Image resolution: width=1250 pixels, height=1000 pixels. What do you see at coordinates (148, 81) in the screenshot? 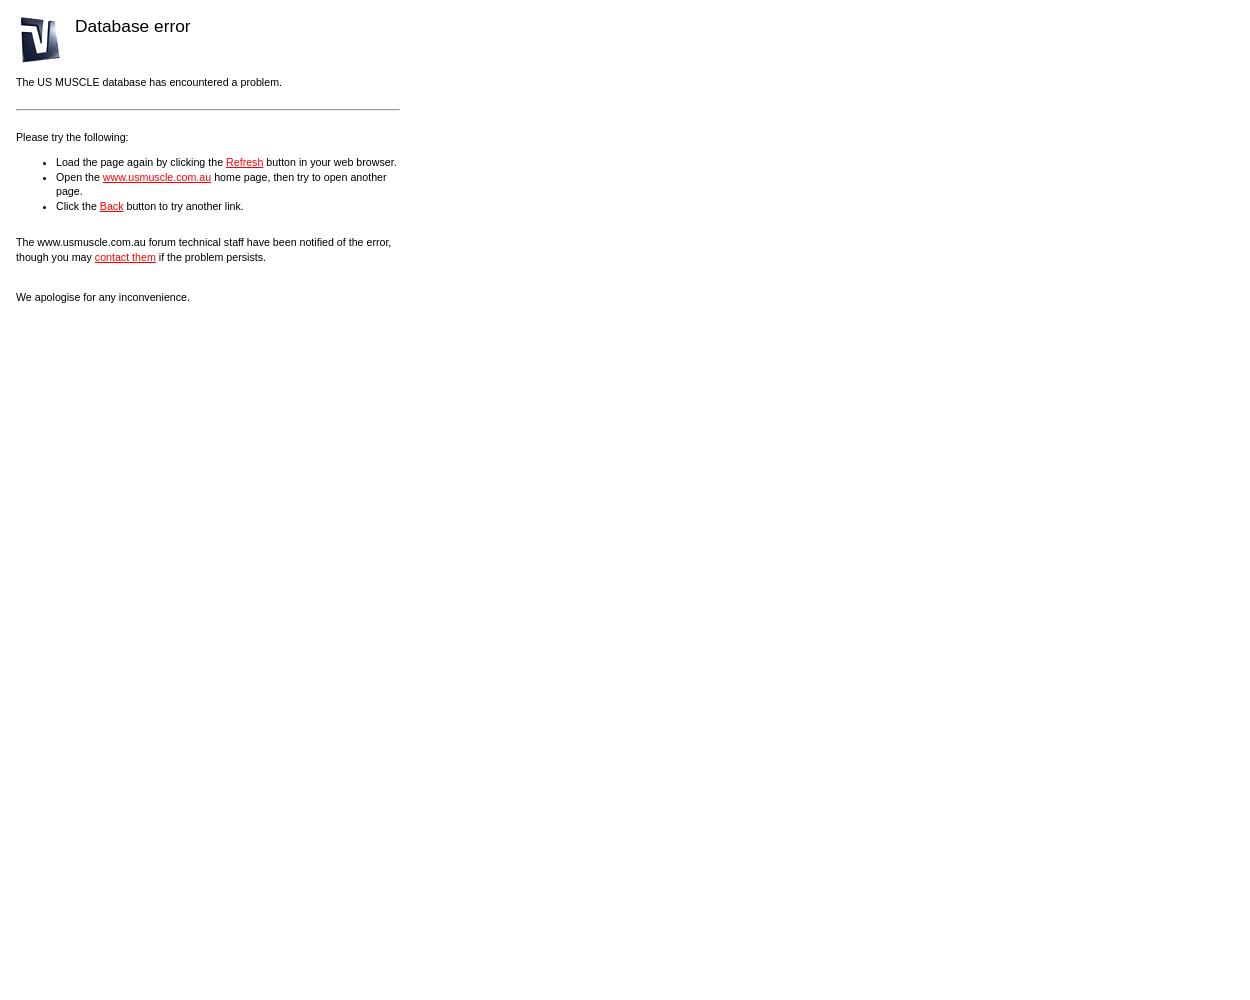
I see `'The US MUSCLE database has encountered a problem.'` at bounding box center [148, 81].